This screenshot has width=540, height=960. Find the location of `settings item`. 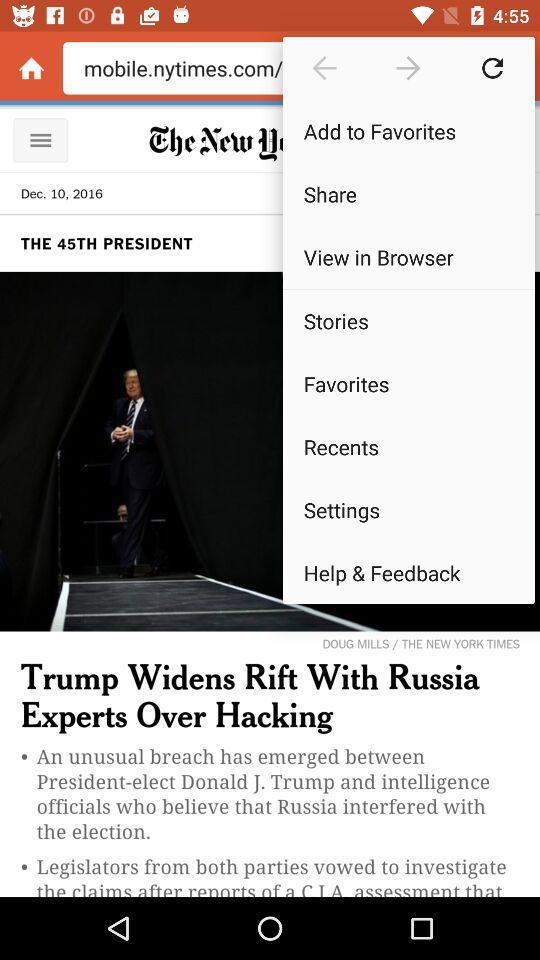

settings item is located at coordinates (407, 508).